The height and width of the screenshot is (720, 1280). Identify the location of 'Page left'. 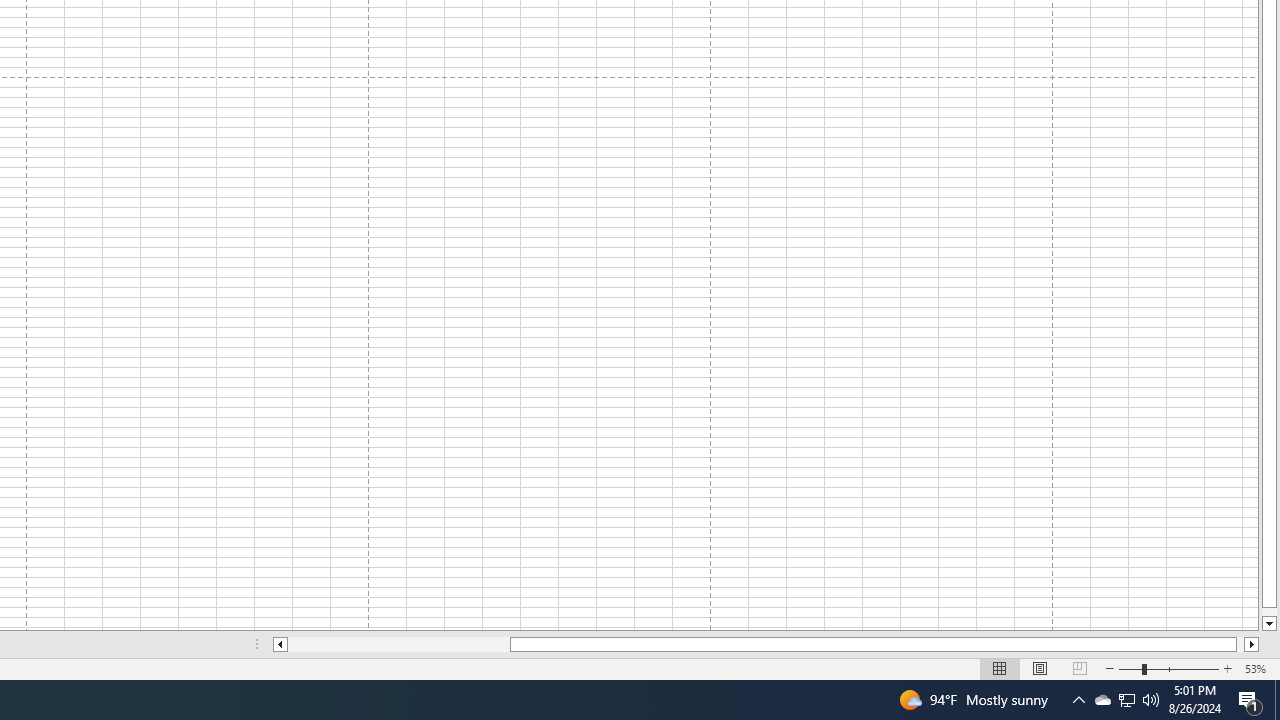
(398, 644).